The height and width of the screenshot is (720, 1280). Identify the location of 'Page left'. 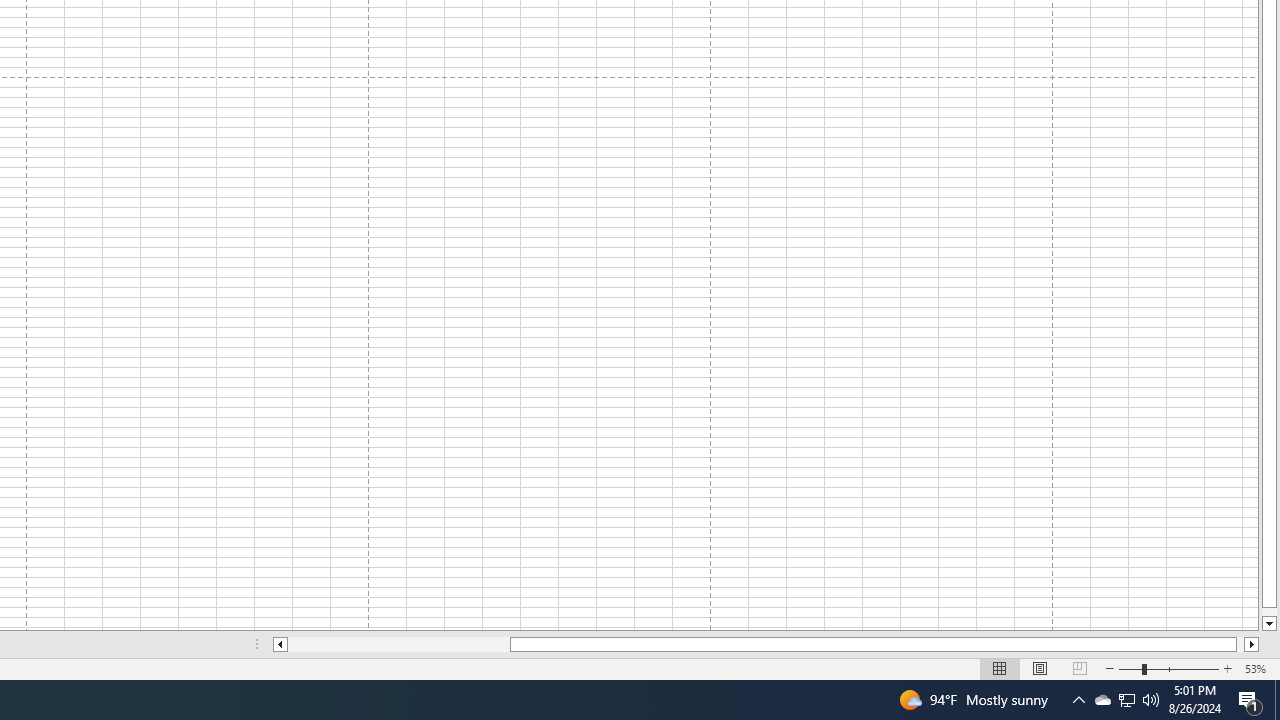
(398, 644).